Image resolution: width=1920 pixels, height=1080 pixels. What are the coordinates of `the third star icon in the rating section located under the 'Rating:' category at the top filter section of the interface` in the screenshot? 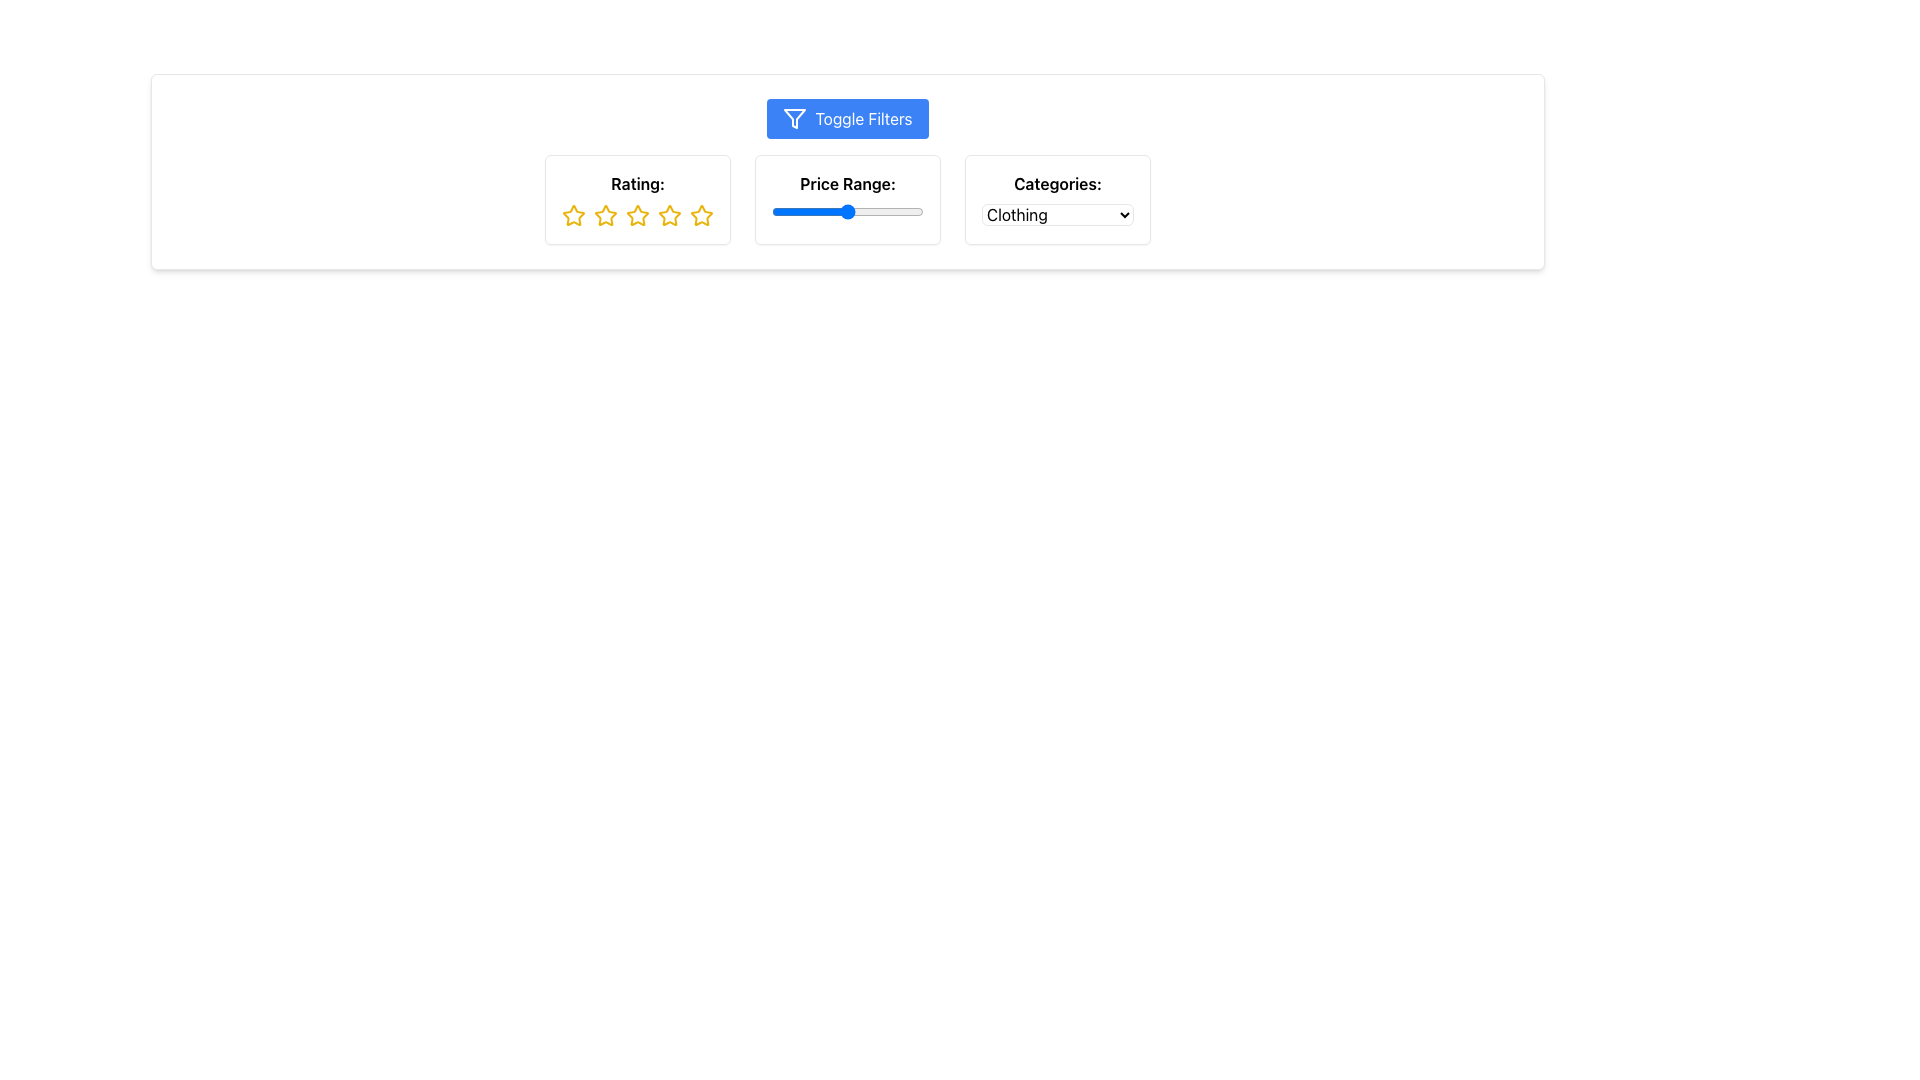 It's located at (637, 215).